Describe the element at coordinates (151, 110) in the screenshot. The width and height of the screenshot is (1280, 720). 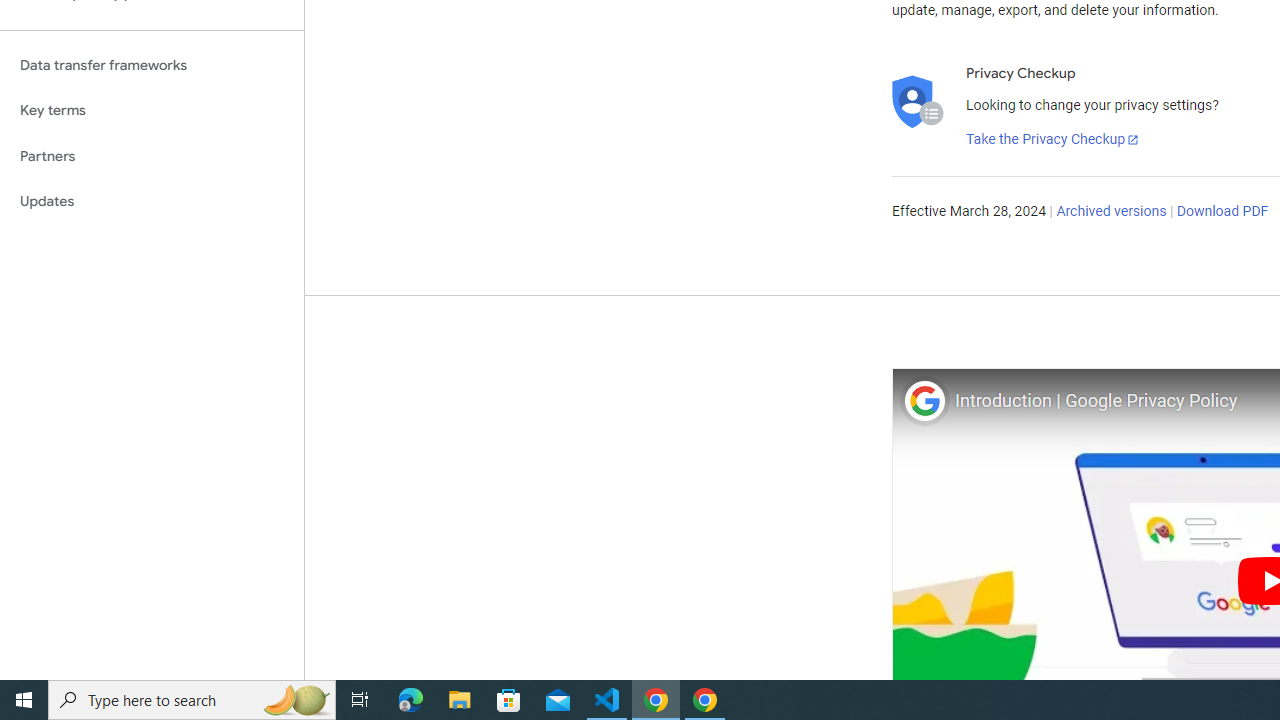
I see `'Key terms'` at that location.